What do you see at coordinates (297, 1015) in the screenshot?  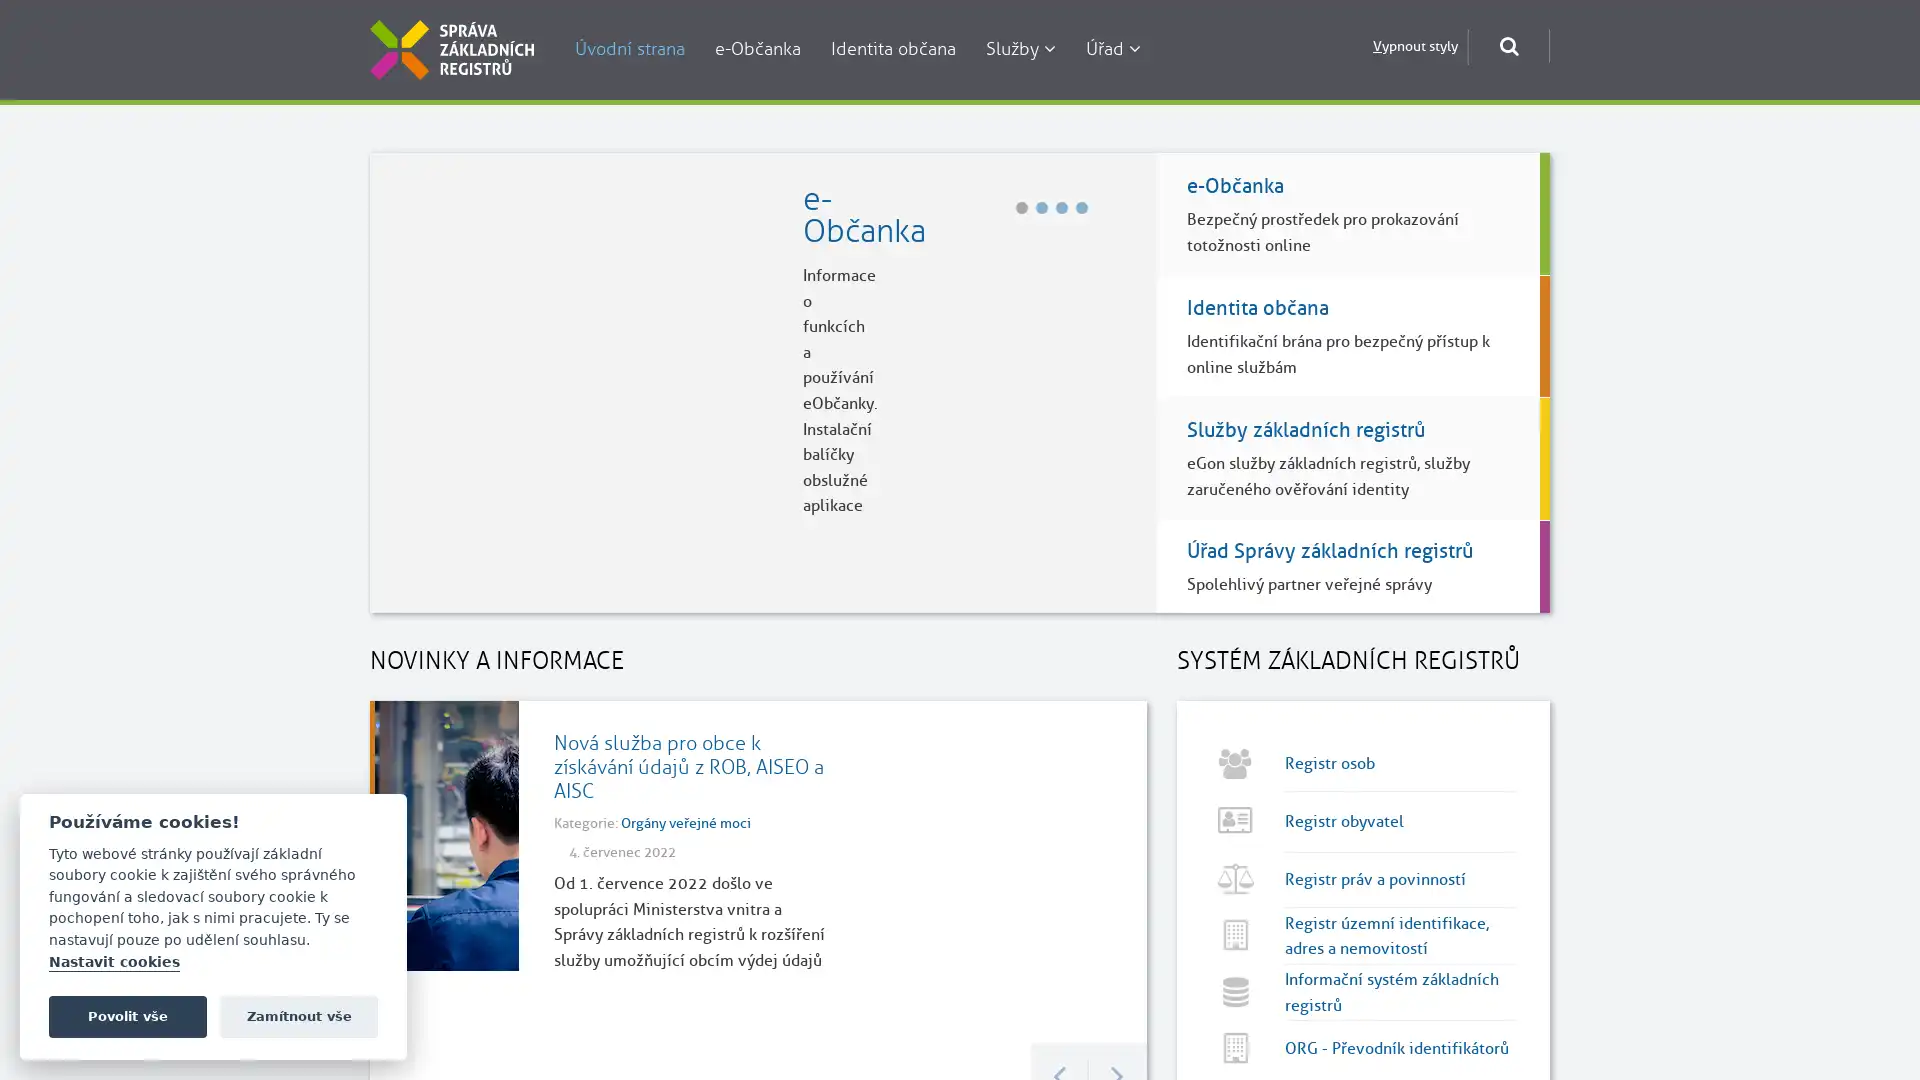 I see `Zamitnout vse` at bounding box center [297, 1015].